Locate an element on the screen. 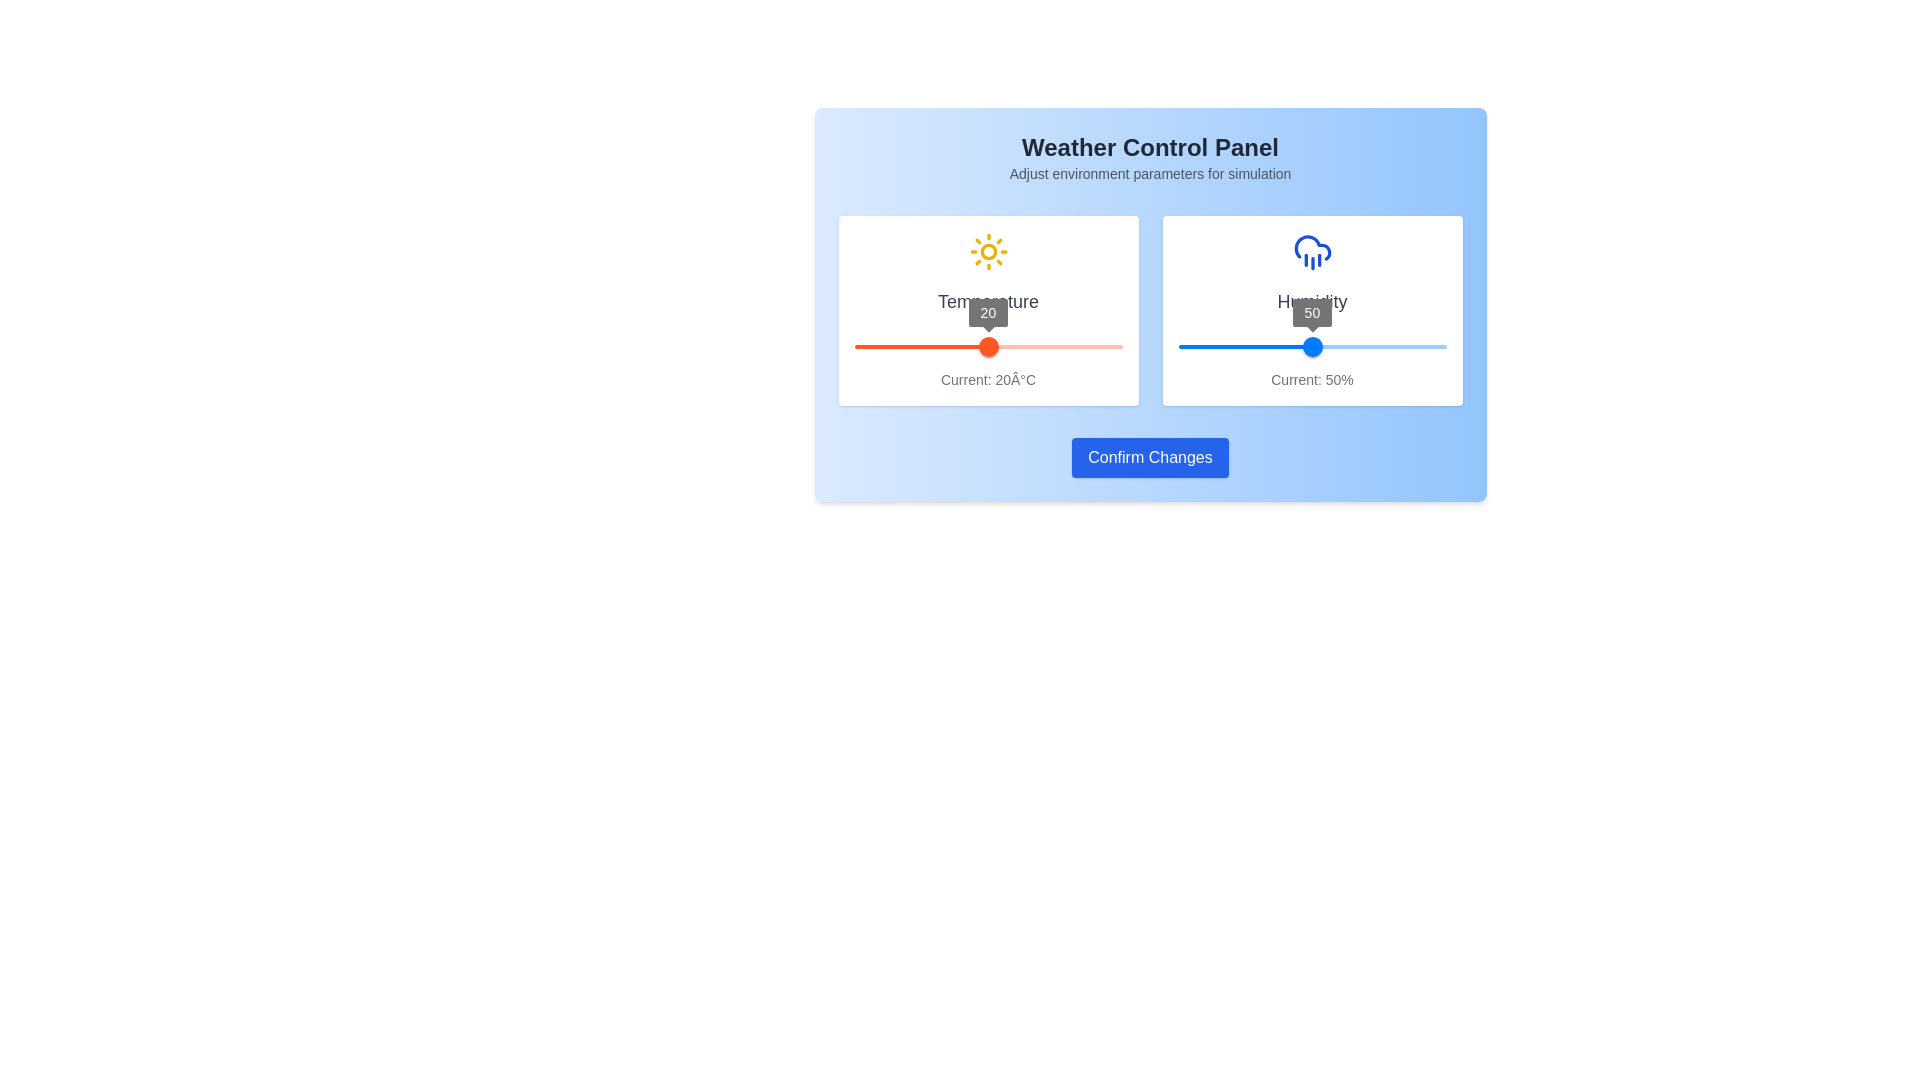  humidity is located at coordinates (1232, 346).